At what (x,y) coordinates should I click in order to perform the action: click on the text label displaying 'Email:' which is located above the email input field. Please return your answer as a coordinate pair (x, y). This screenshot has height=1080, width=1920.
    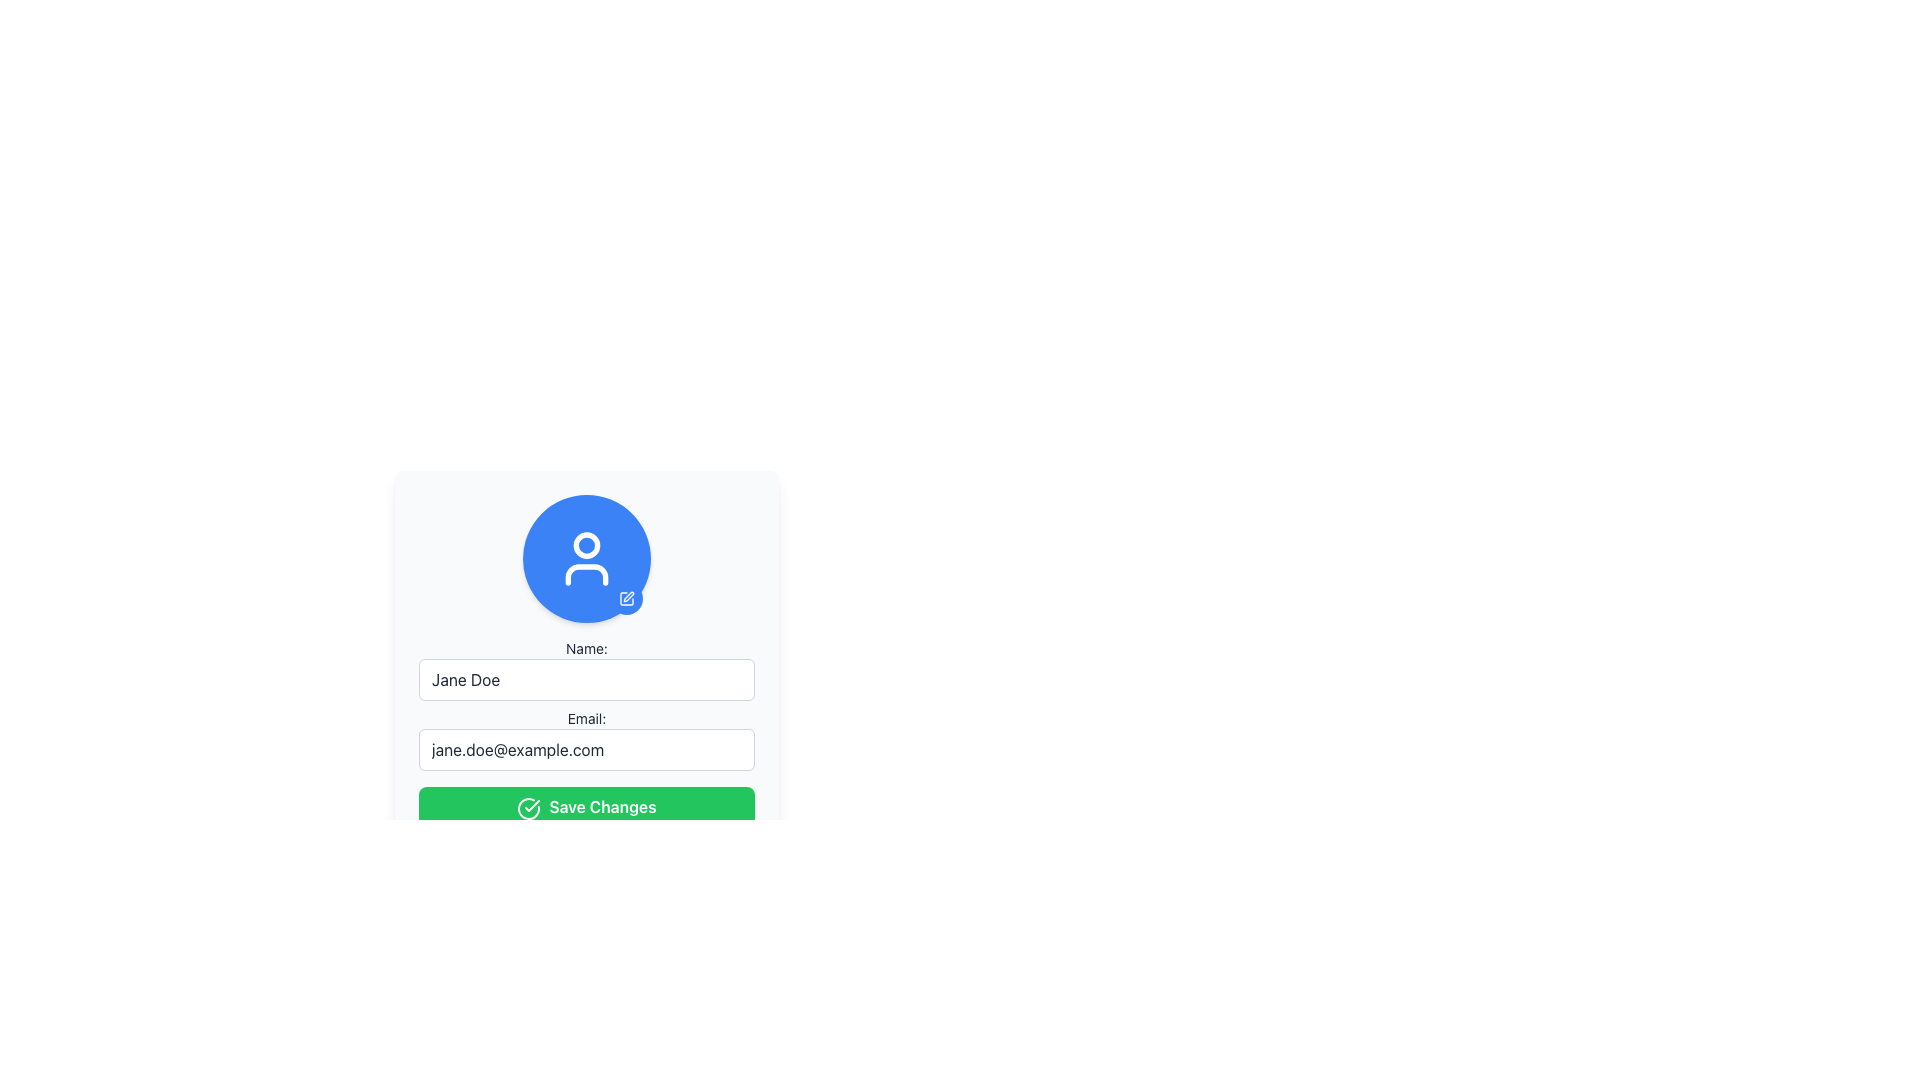
    Looking at the image, I should click on (585, 717).